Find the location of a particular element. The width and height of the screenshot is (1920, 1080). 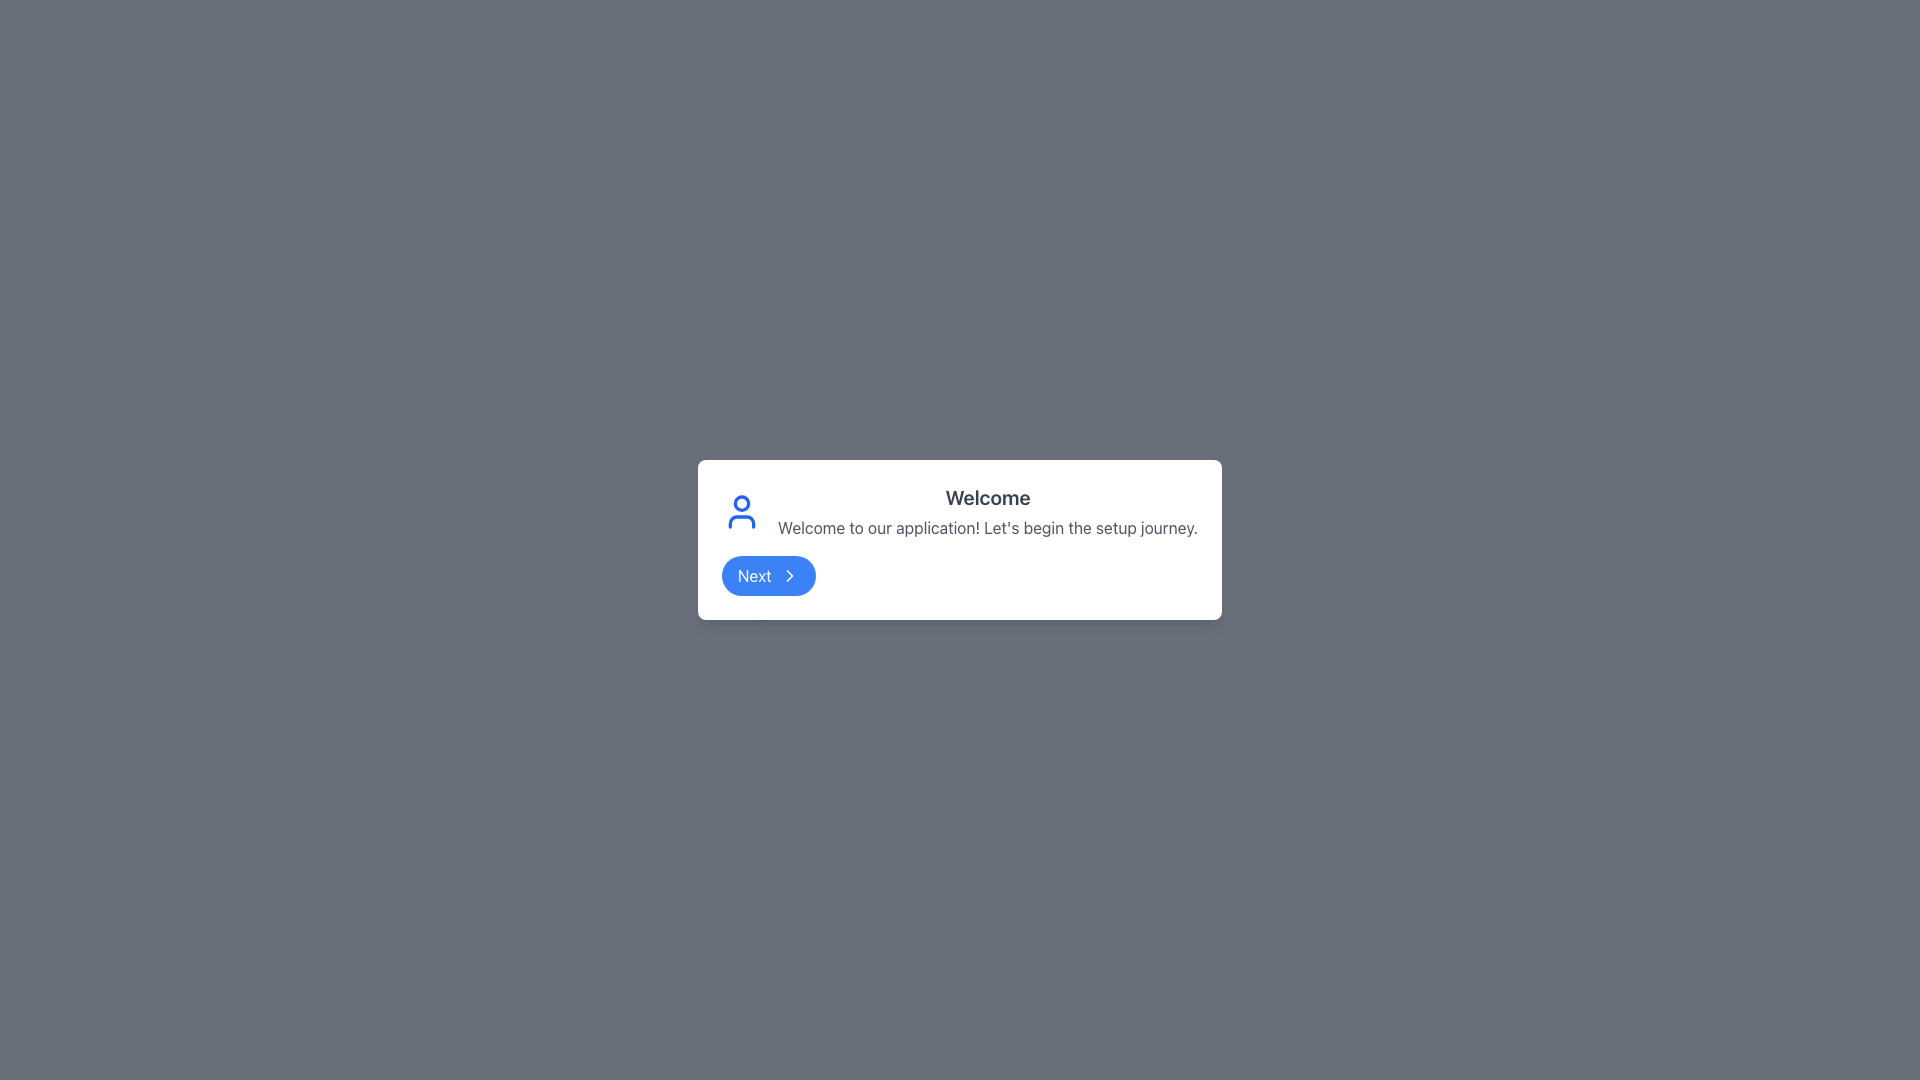

the circular decorative graphic icon that resembles a user profile, located on the left-hand side of the welcome message in the popup box is located at coordinates (740, 502).